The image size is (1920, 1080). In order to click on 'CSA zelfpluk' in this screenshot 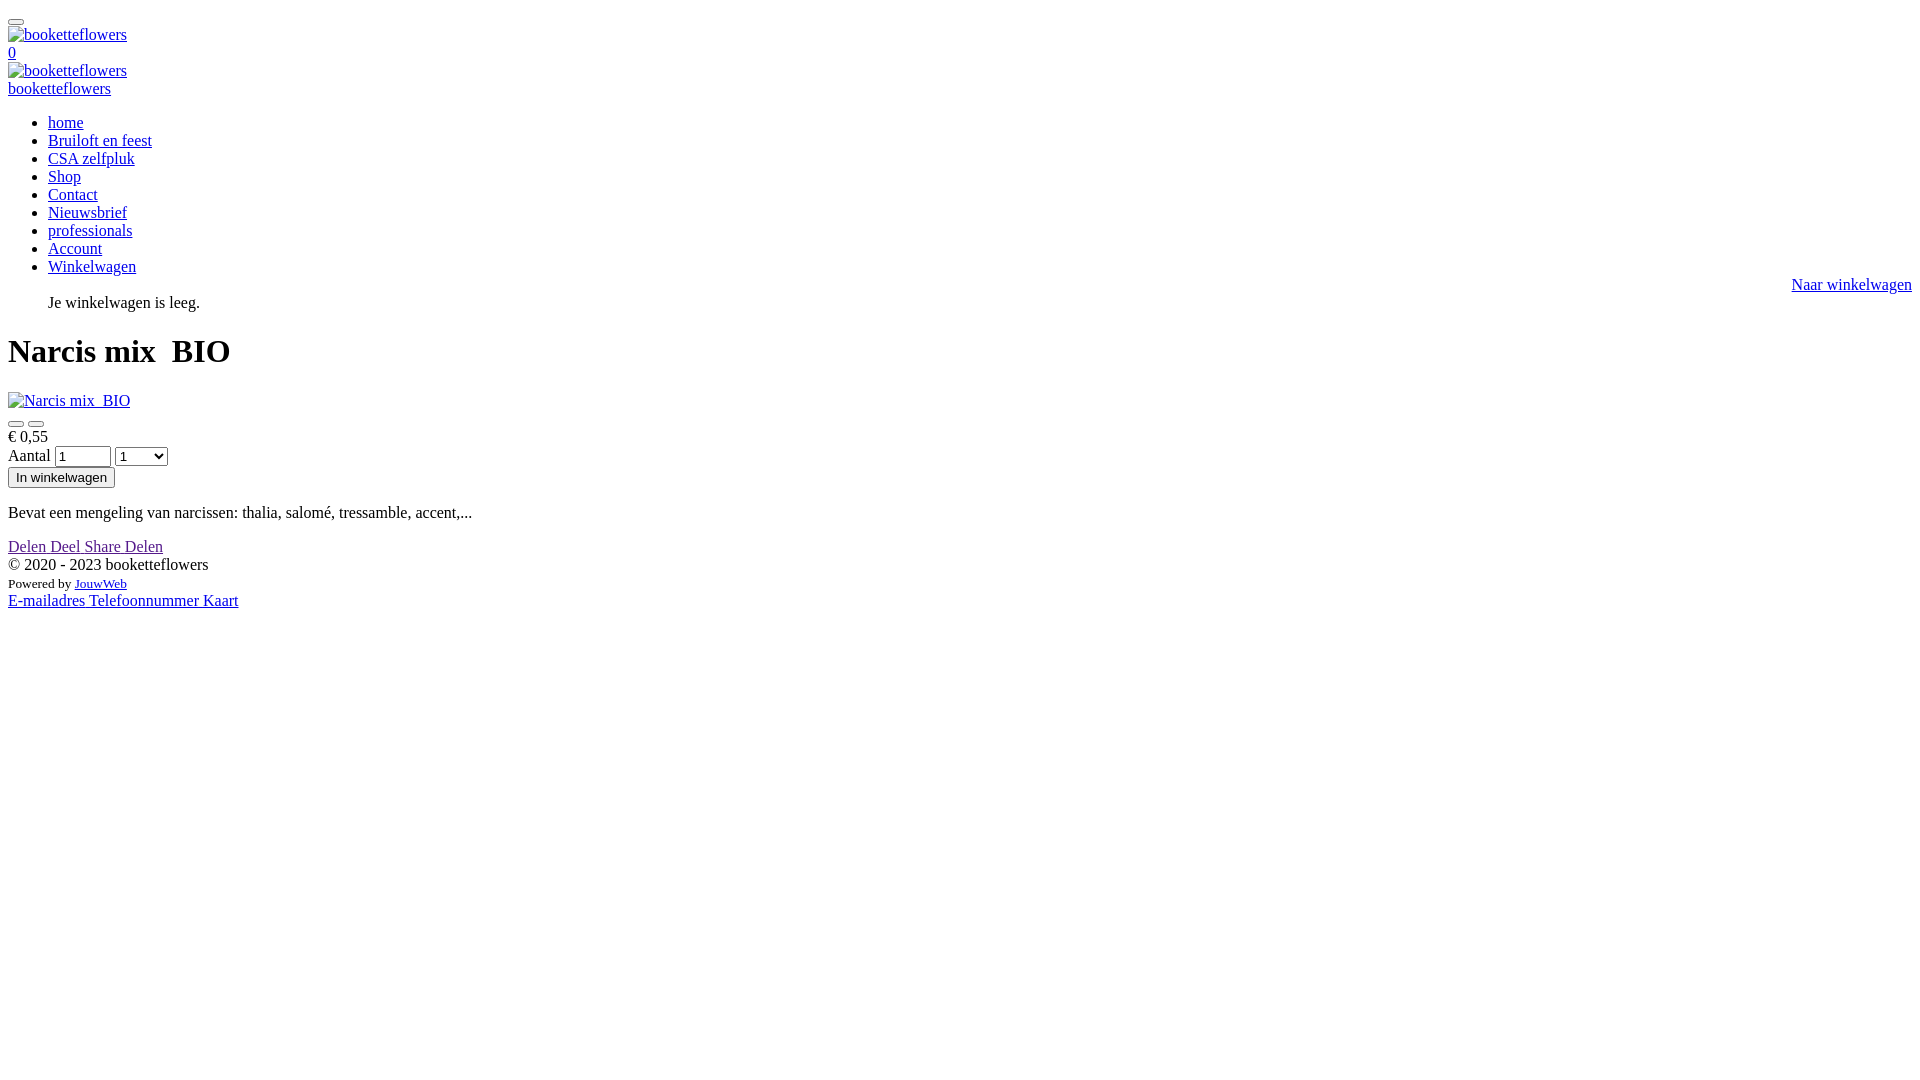, I will do `click(90, 157)`.